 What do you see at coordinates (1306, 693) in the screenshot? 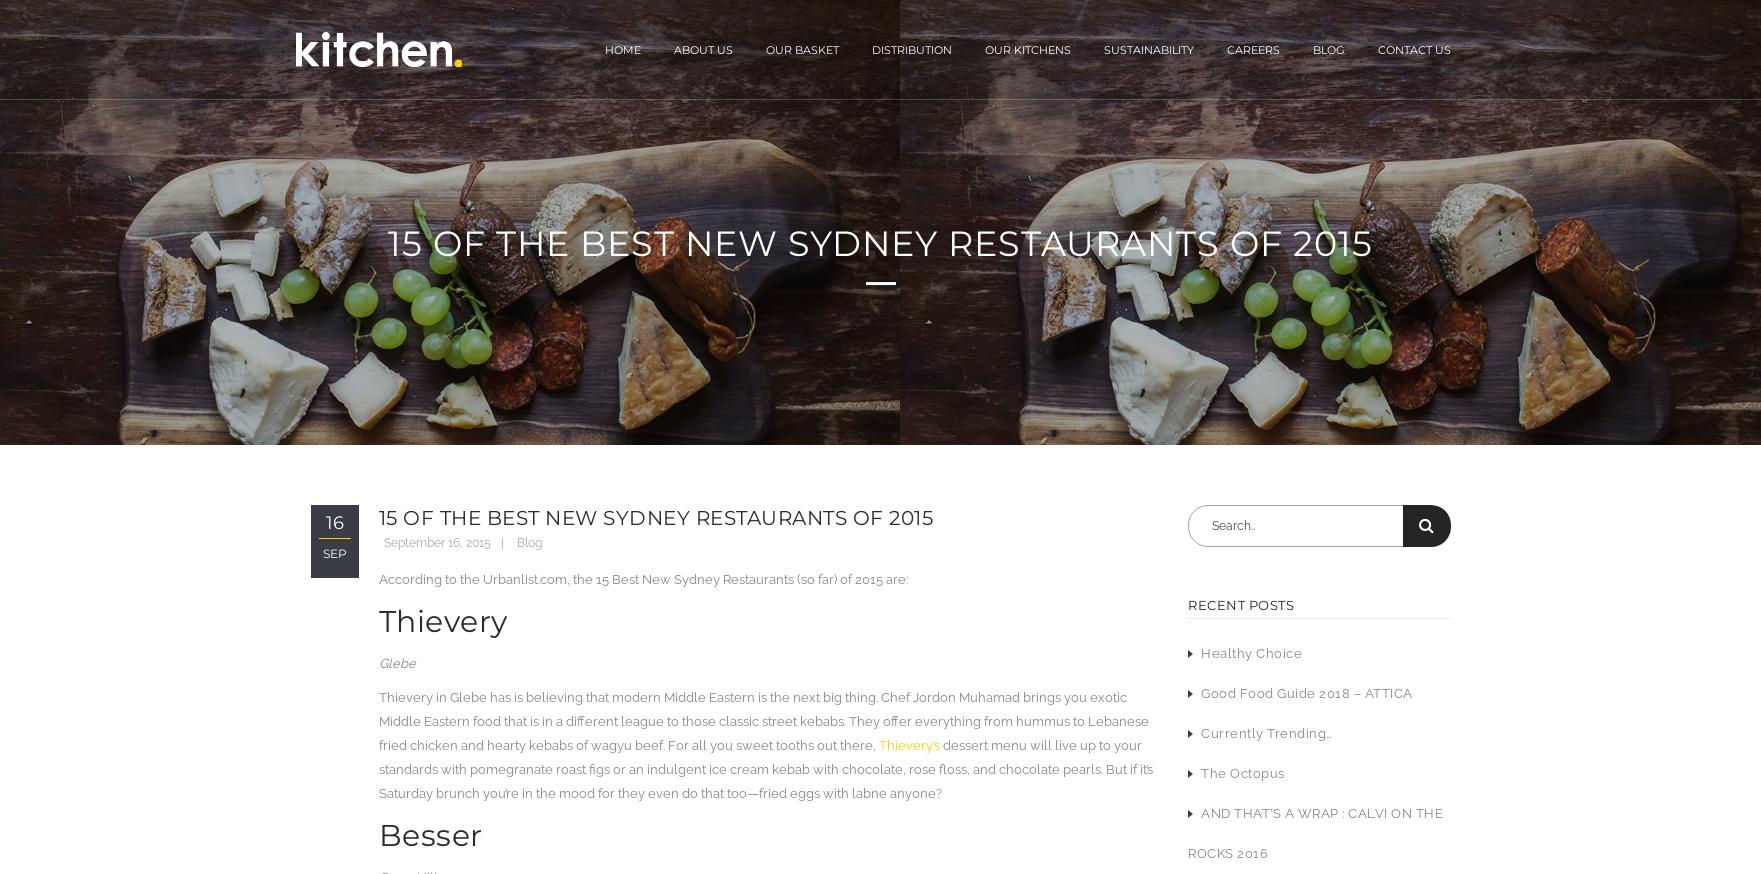
I see `'Good Food Guide 2018 – ATTICA'` at bounding box center [1306, 693].